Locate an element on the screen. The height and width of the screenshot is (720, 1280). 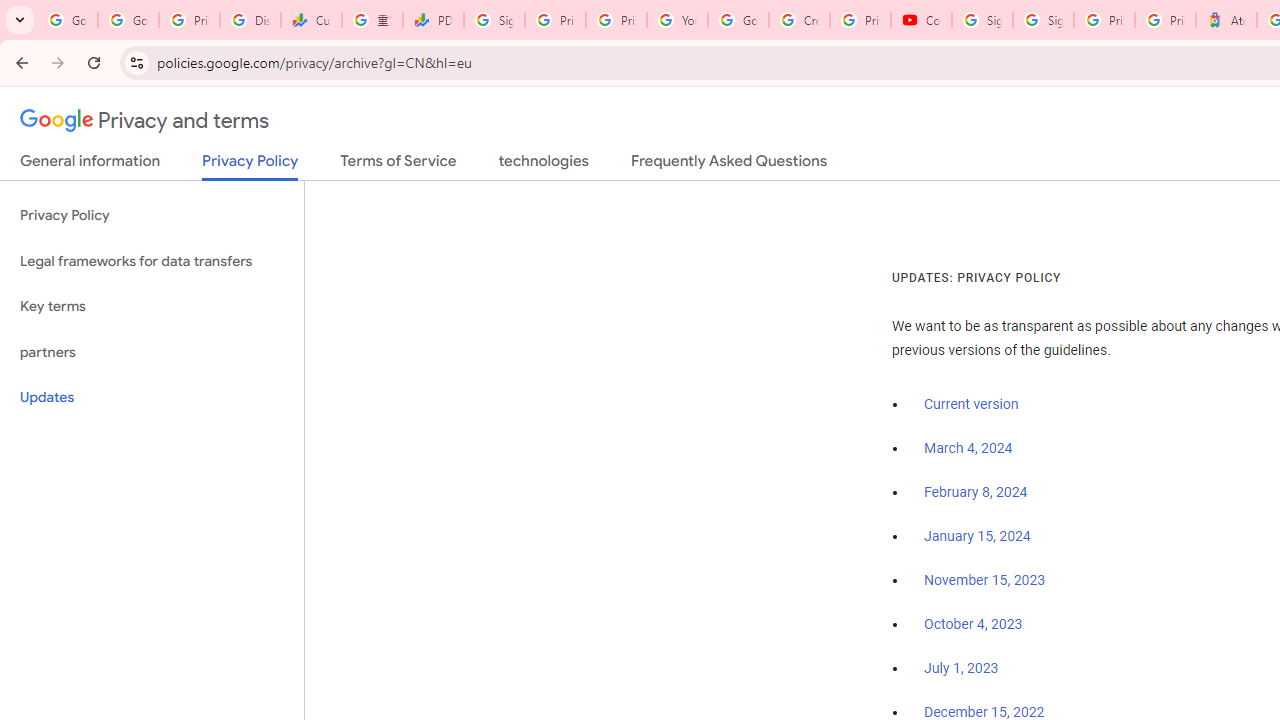
'Key terms' is located at coordinates (151, 306).